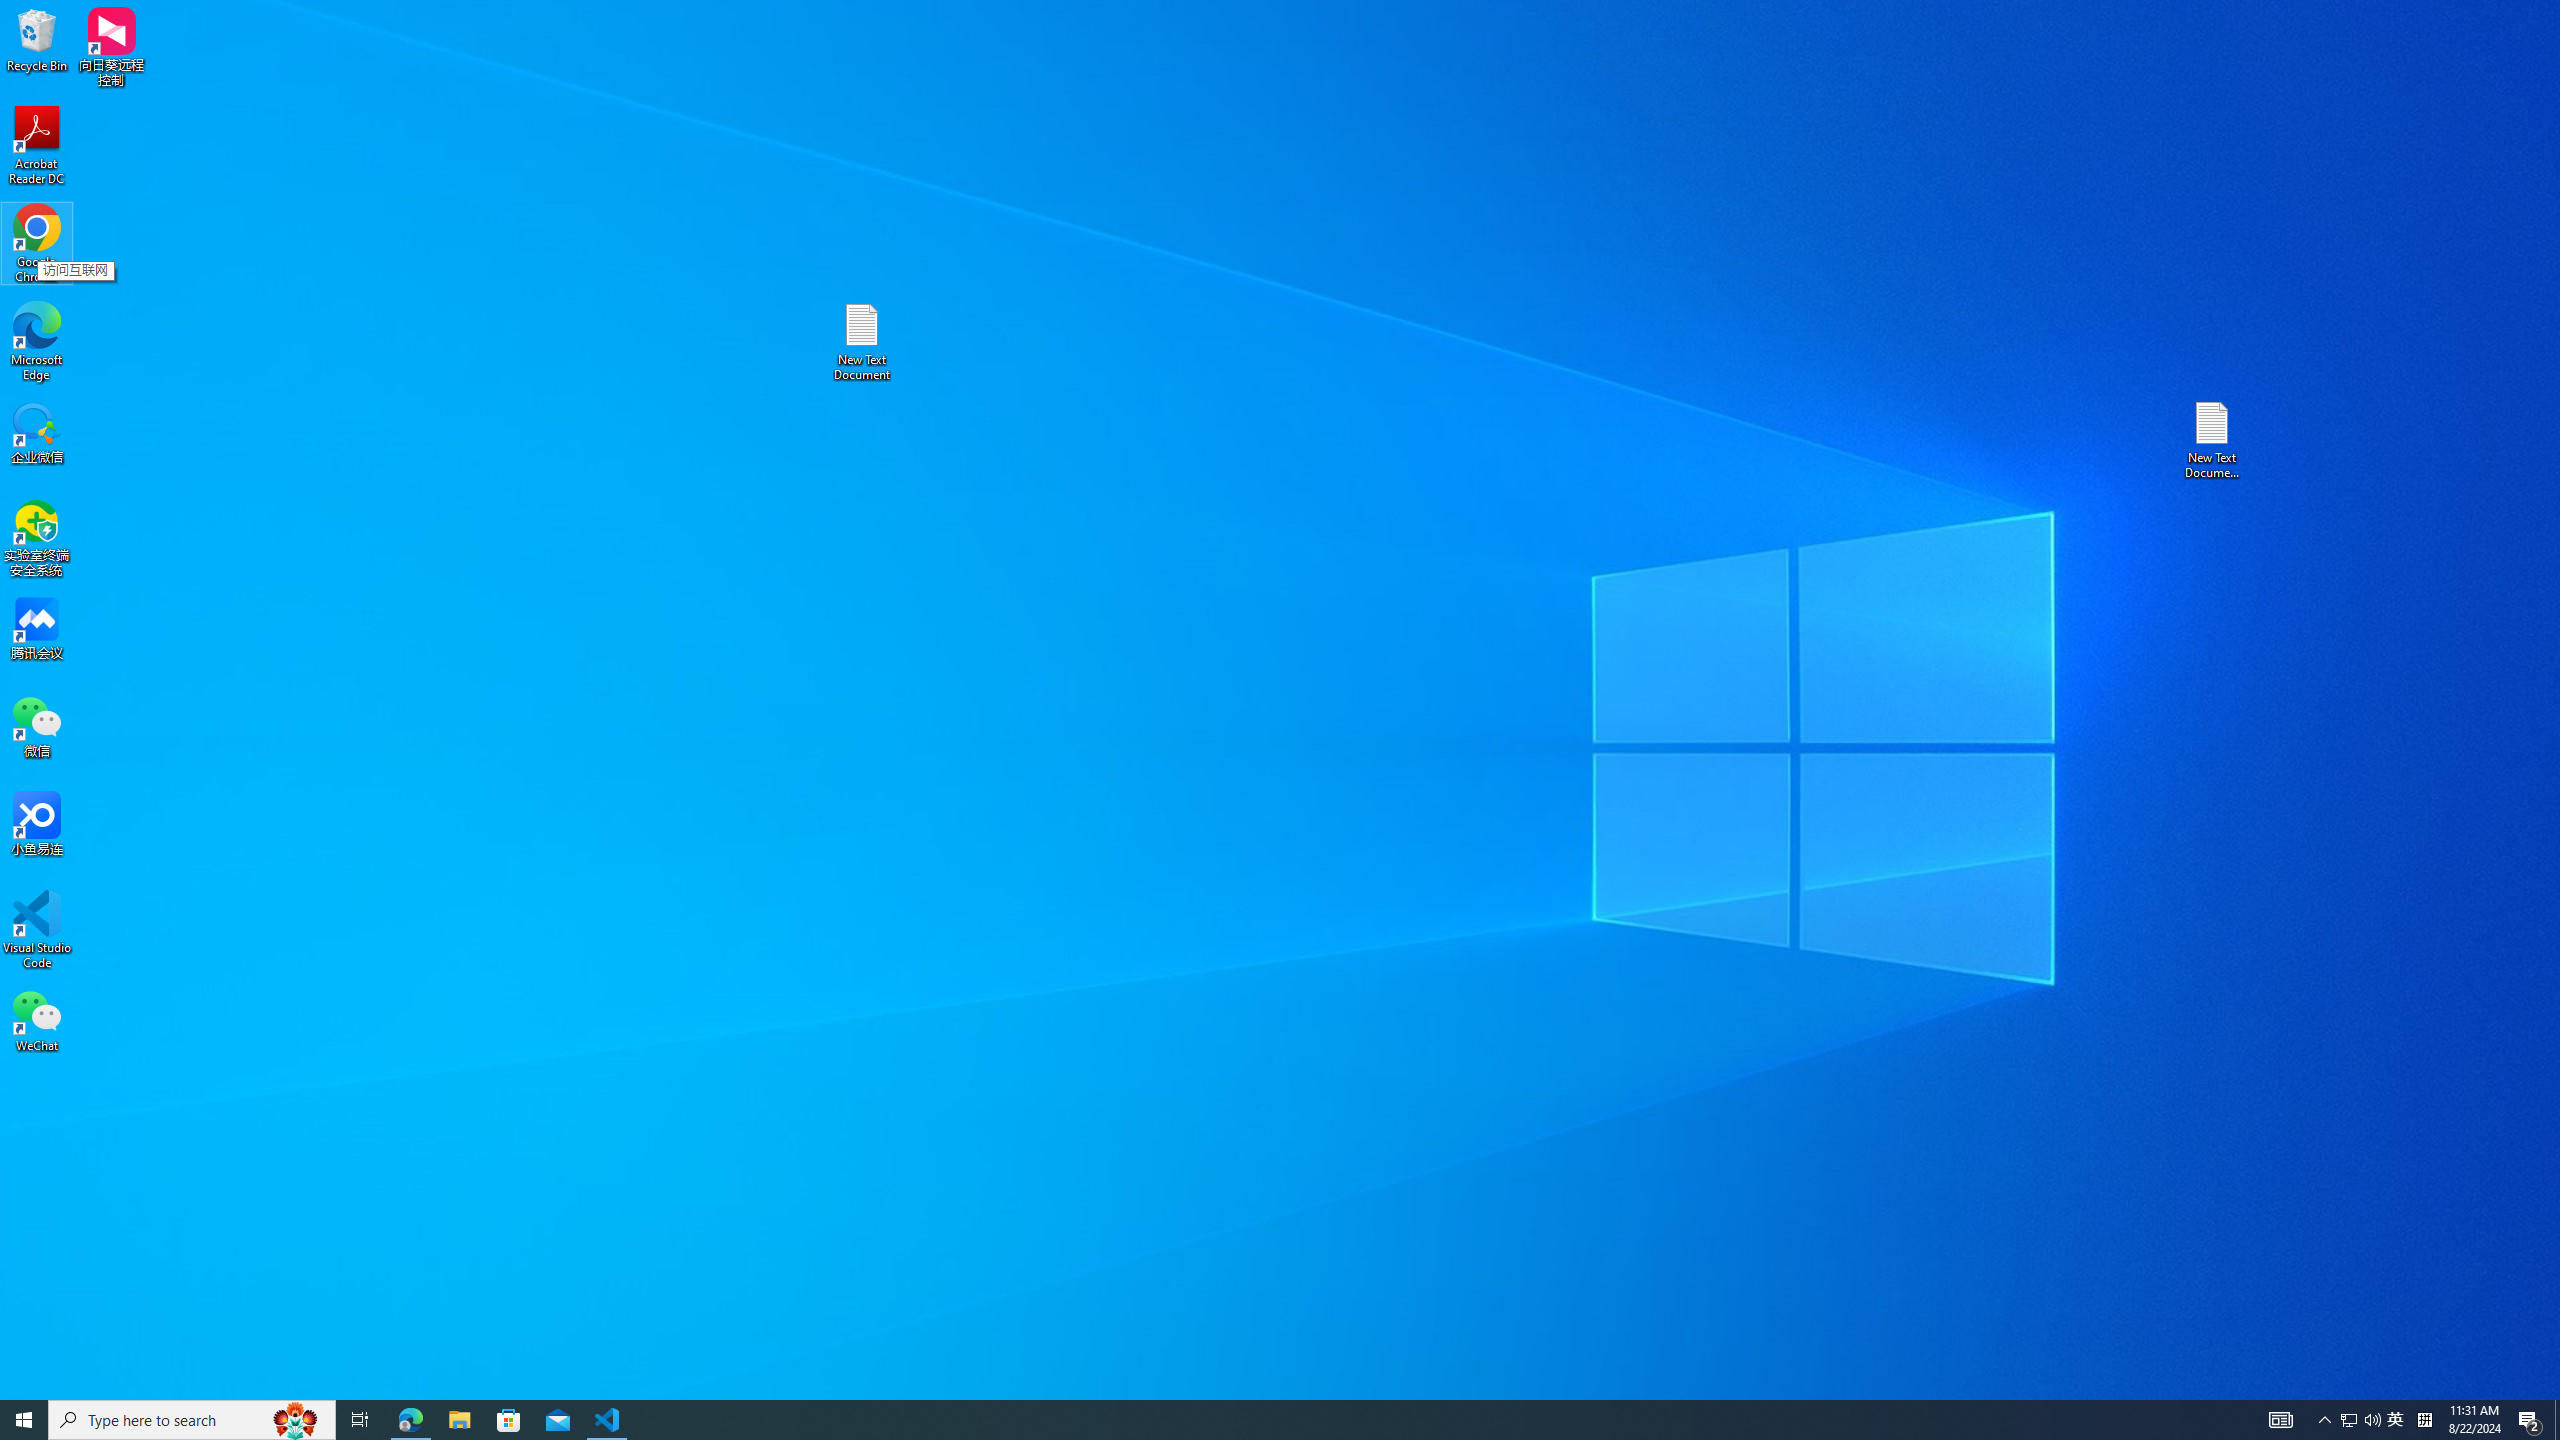 The image size is (2560, 1440). Describe the element at coordinates (2279, 1418) in the screenshot. I see `'AutomationID: 4105'` at that location.